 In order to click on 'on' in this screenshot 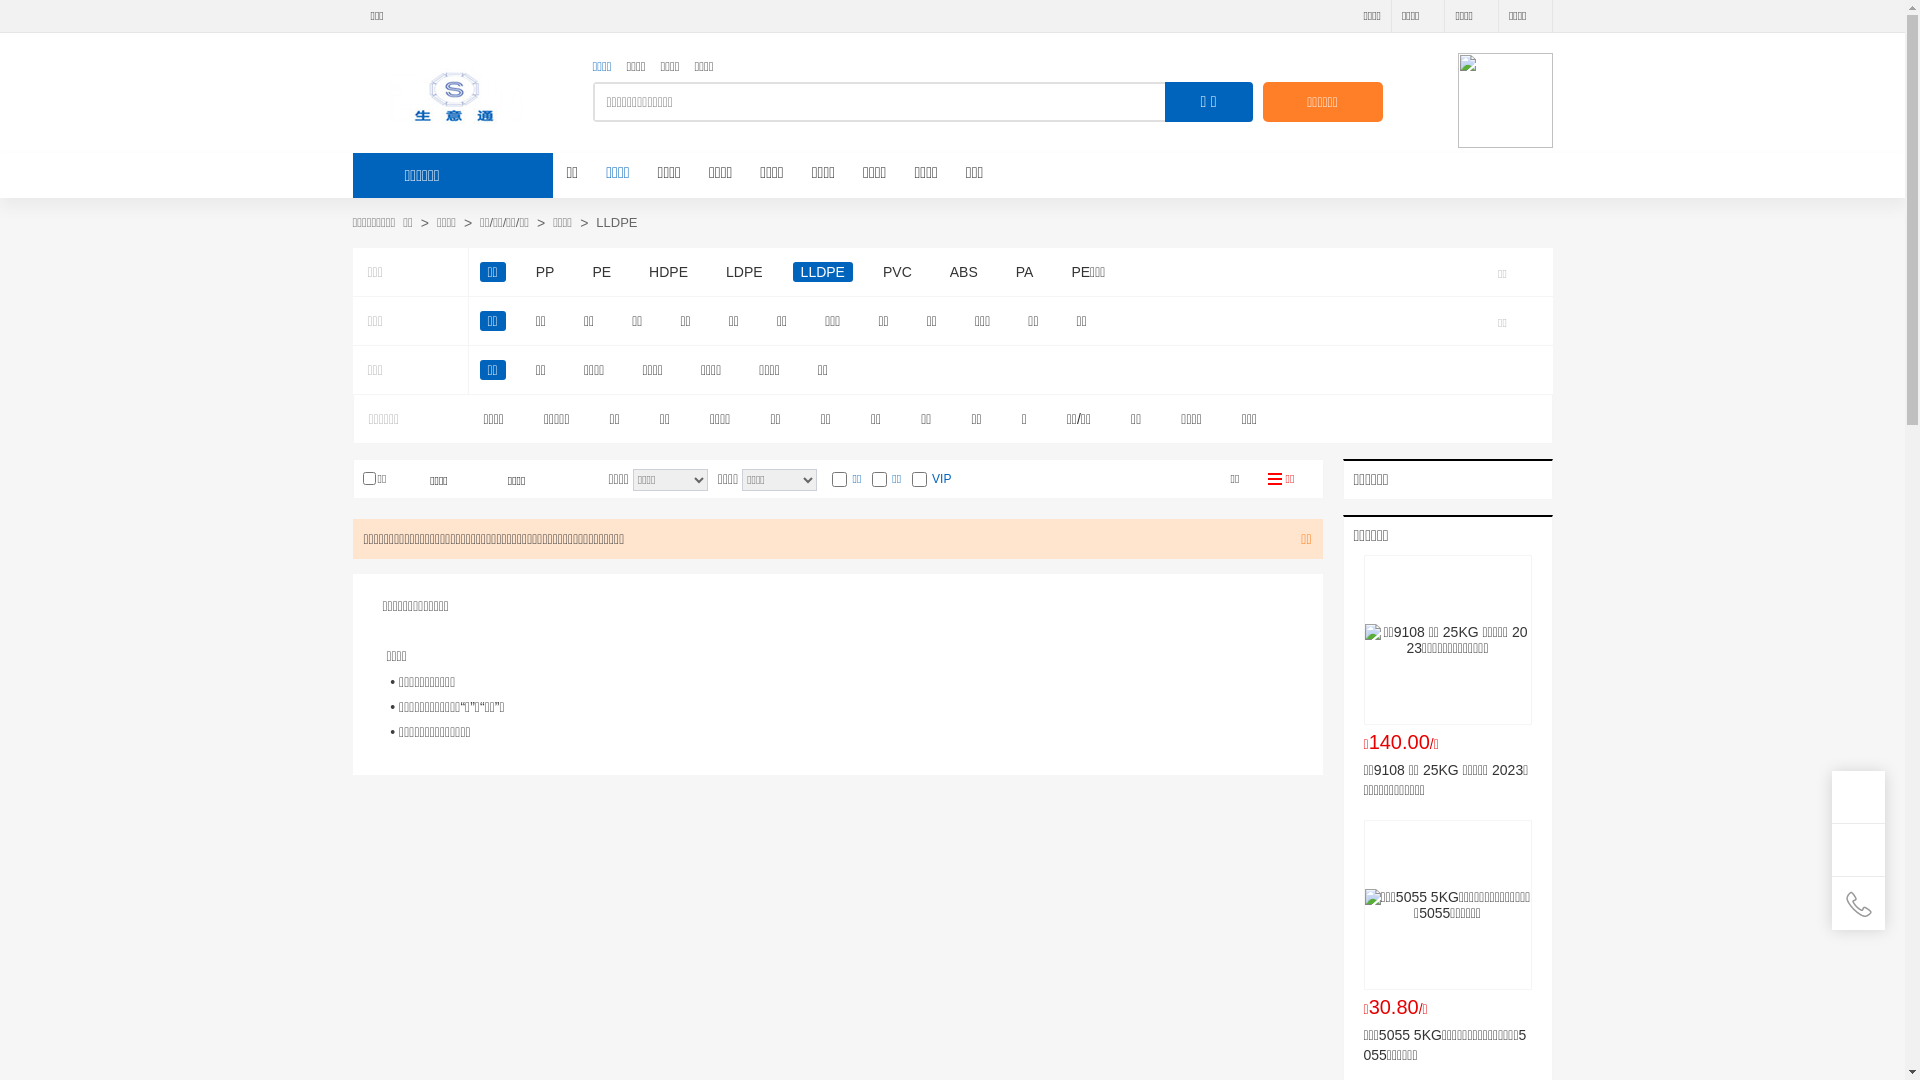, I will do `click(918, 479)`.